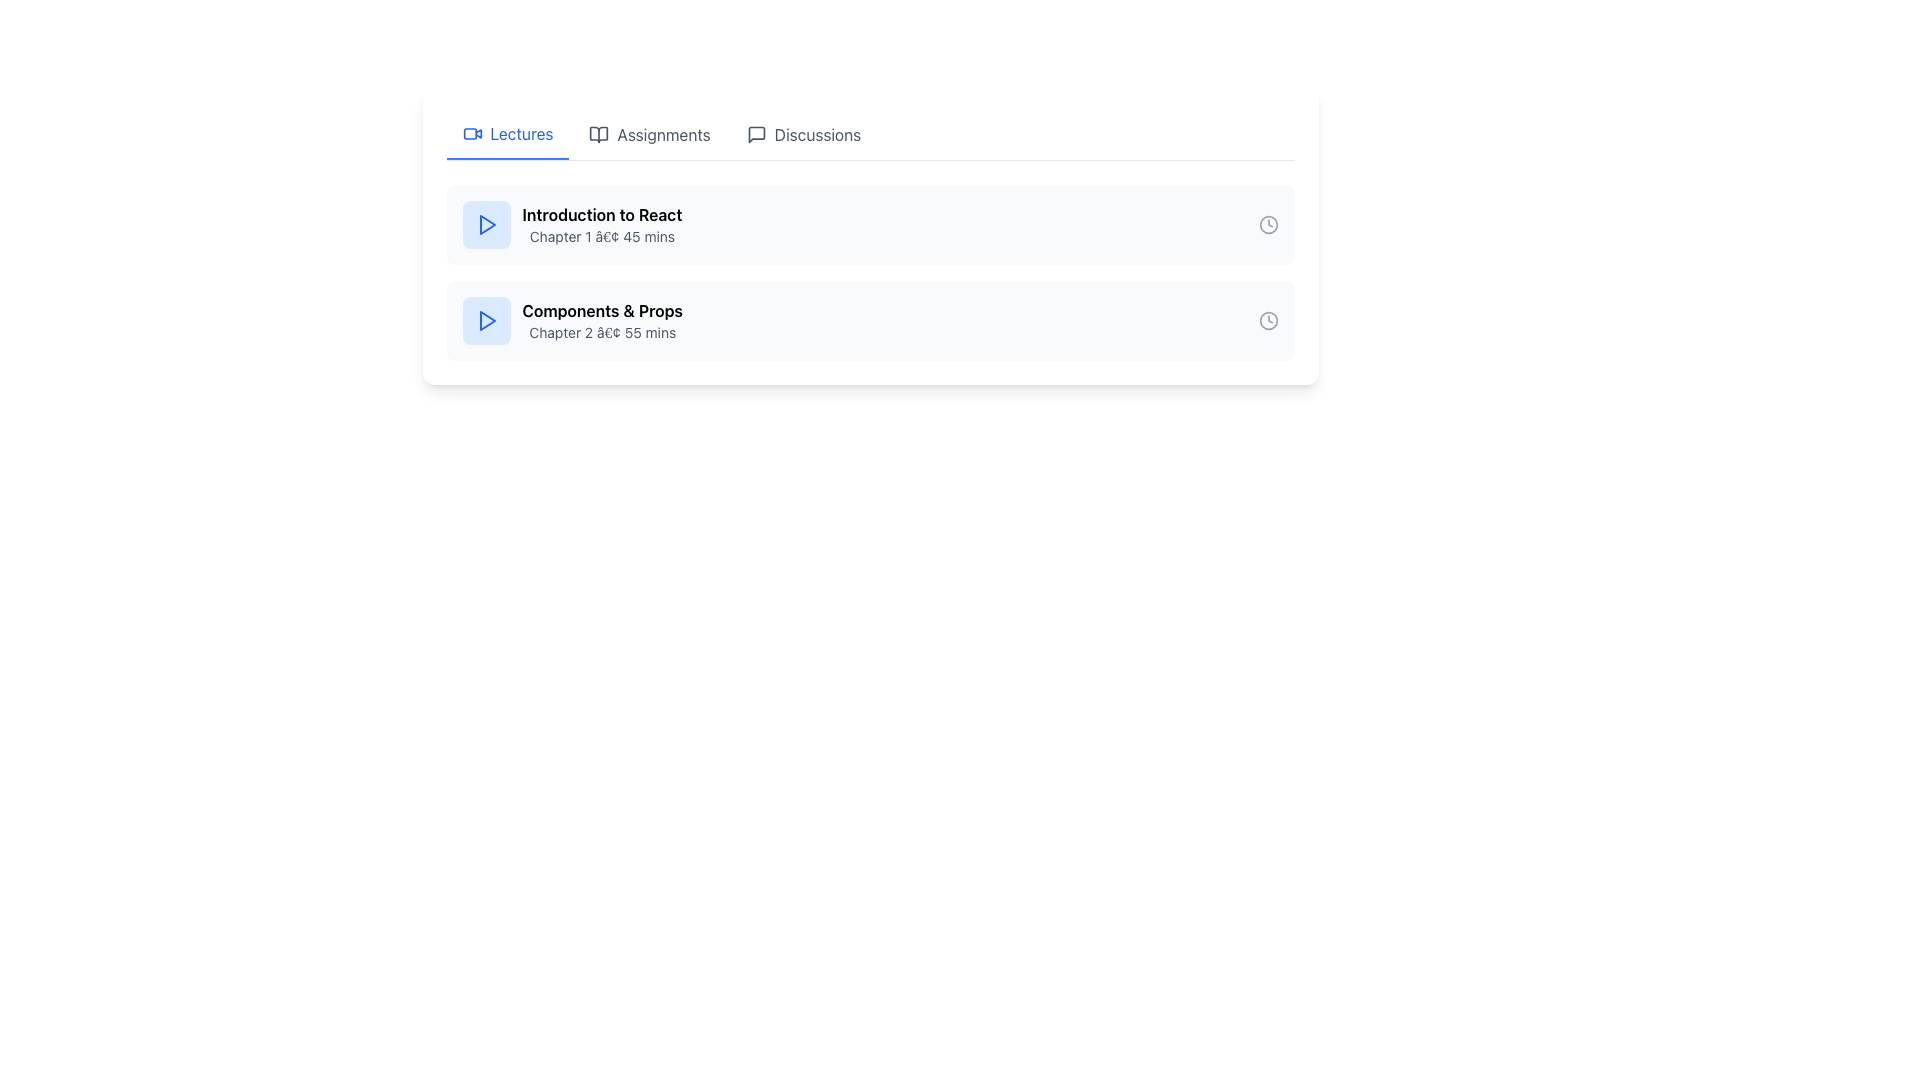 The width and height of the screenshot is (1920, 1080). What do you see at coordinates (469, 134) in the screenshot?
I see `the lower rectangle of the video camera icon, which is positioned to the left of the 'Lectures' tab in the navigation header` at bounding box center [469, 134].